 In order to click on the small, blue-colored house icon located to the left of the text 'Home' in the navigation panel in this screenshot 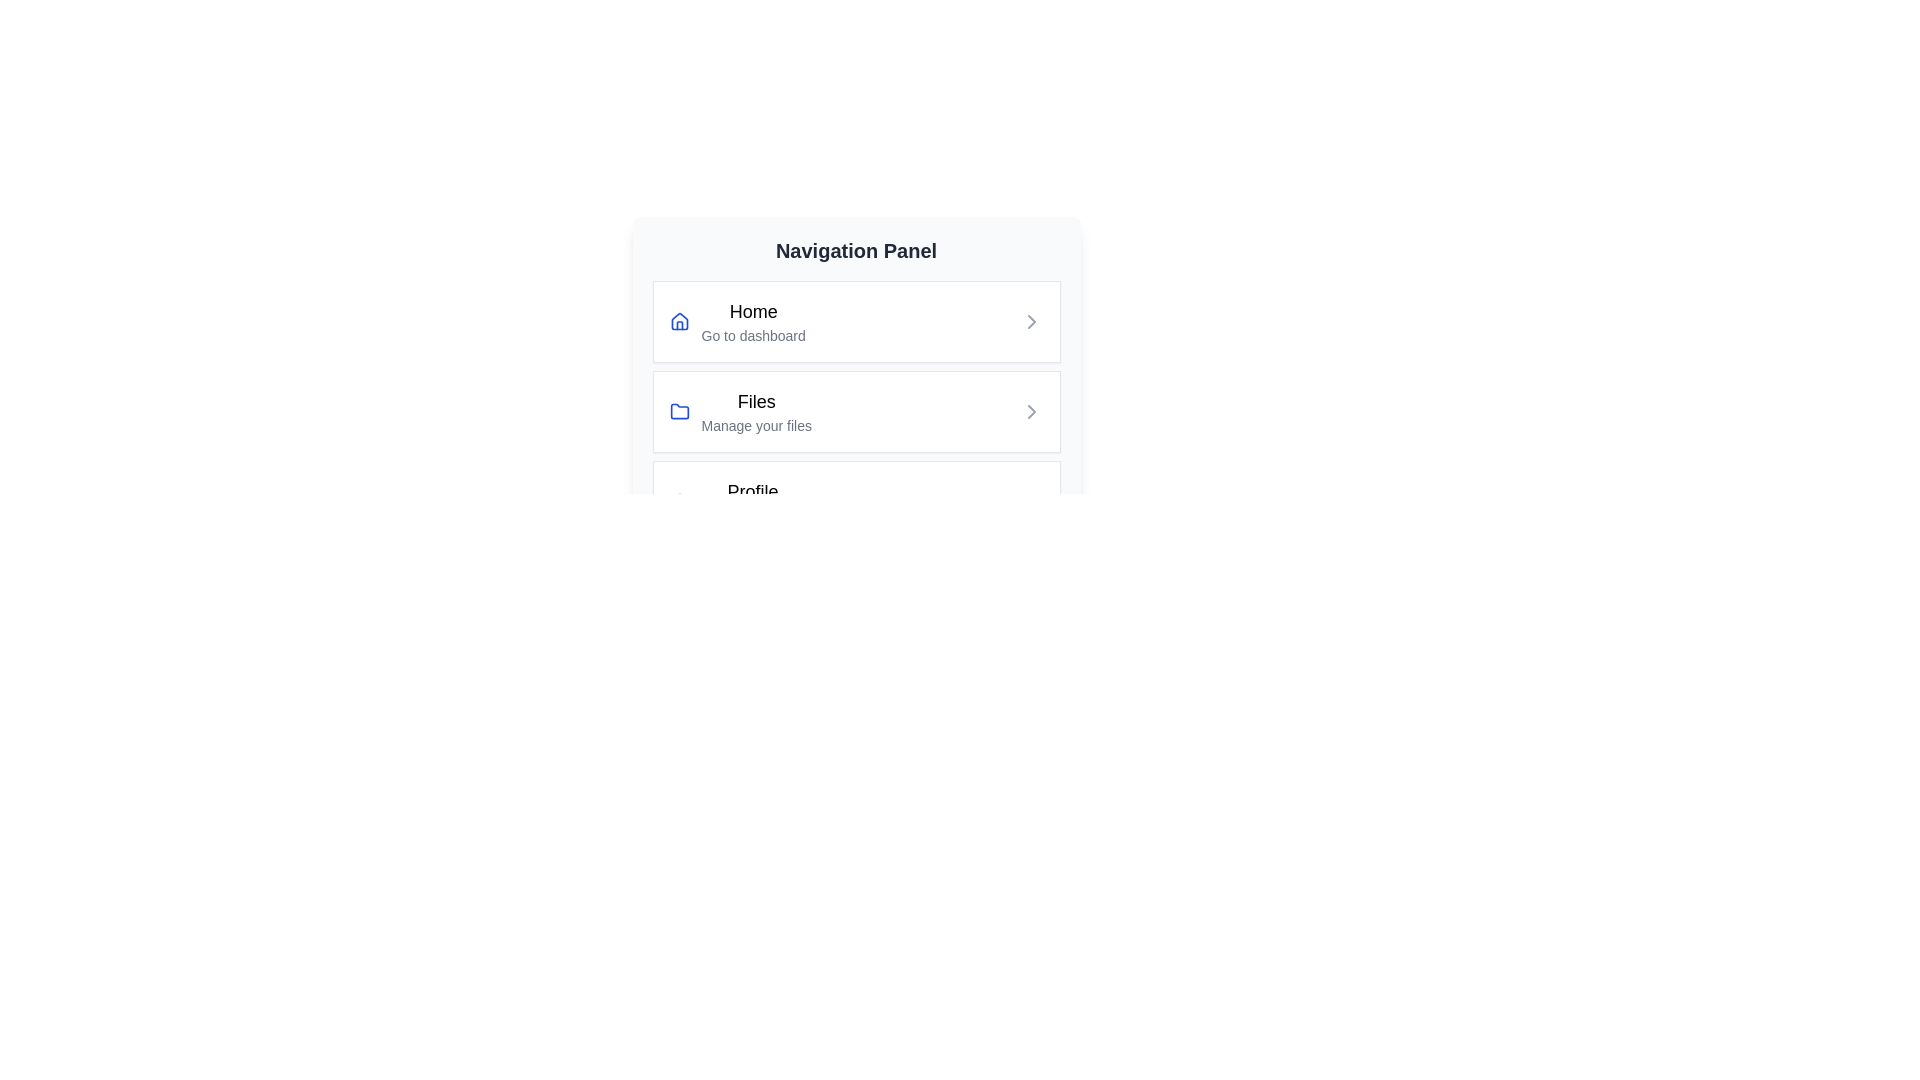, I will do `click(679, 320)`.